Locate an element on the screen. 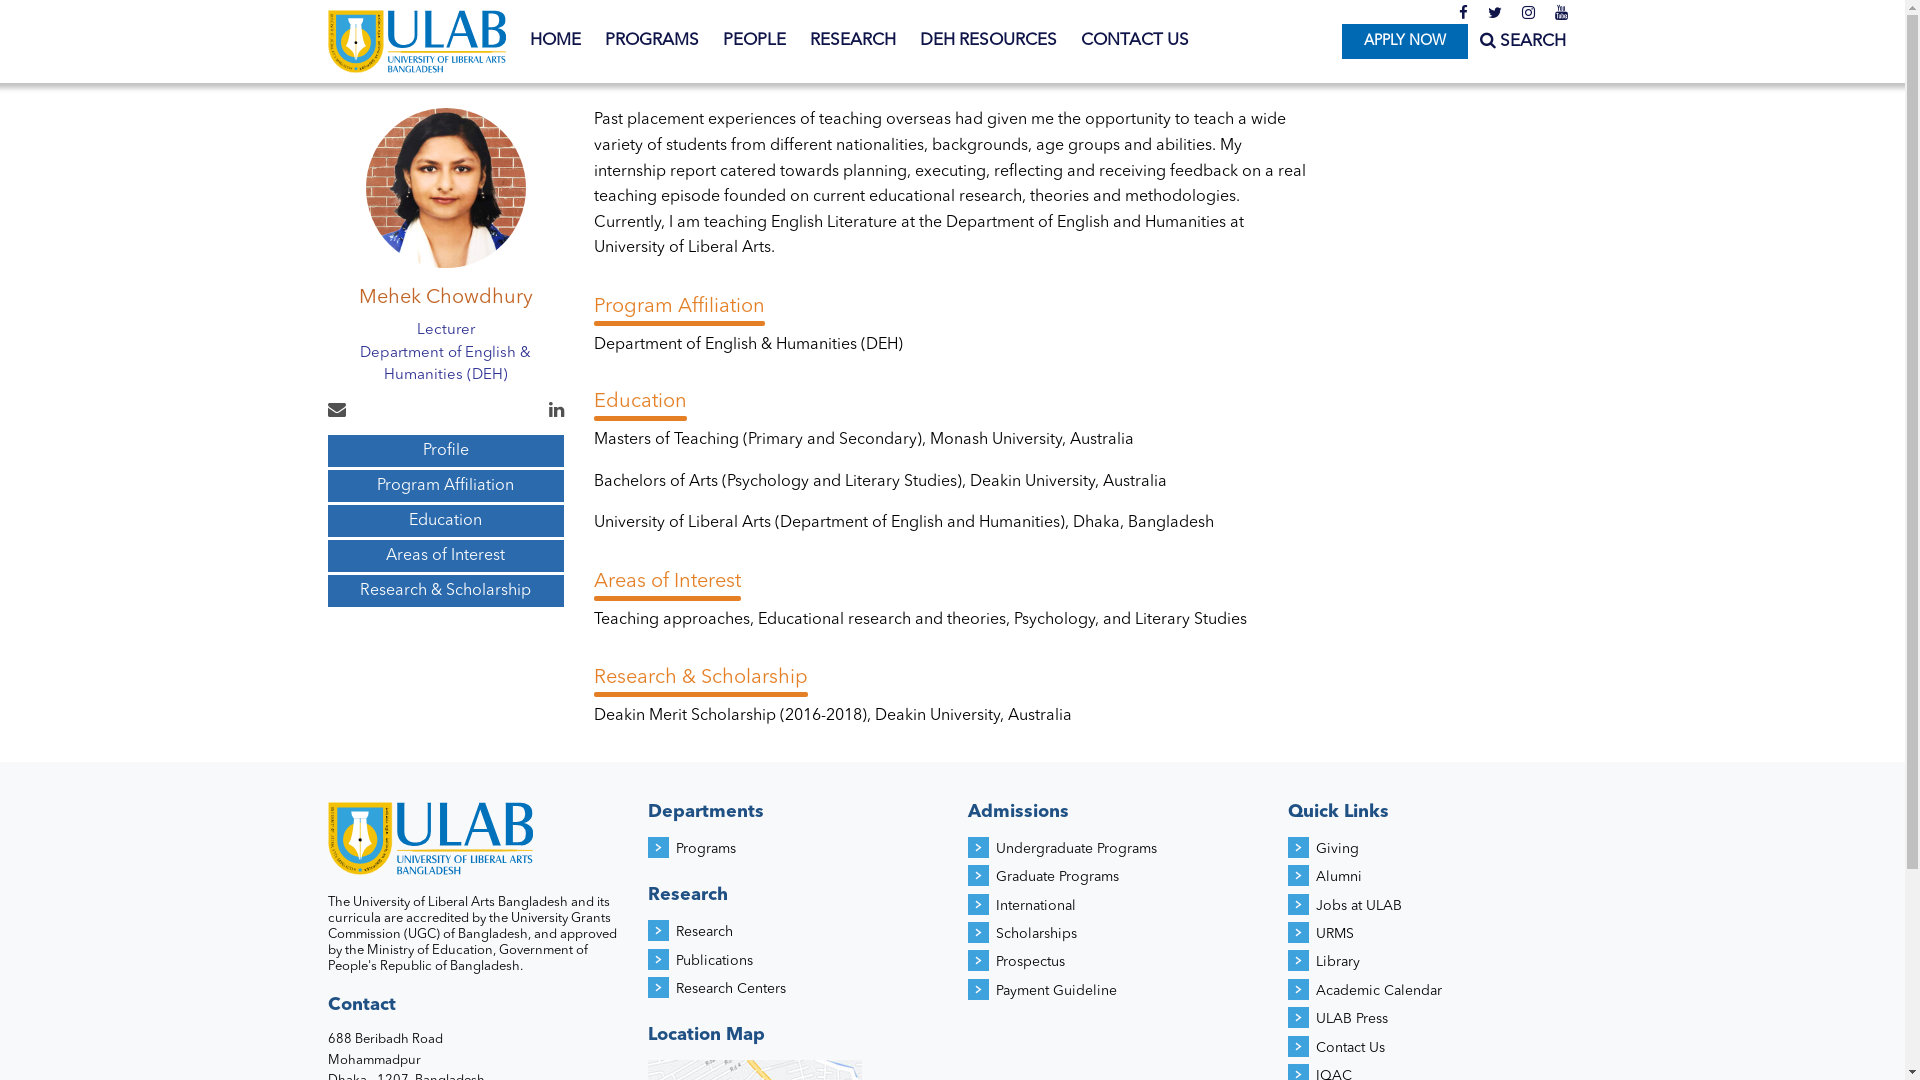  'Library' is located at coordinates (1338, 960).